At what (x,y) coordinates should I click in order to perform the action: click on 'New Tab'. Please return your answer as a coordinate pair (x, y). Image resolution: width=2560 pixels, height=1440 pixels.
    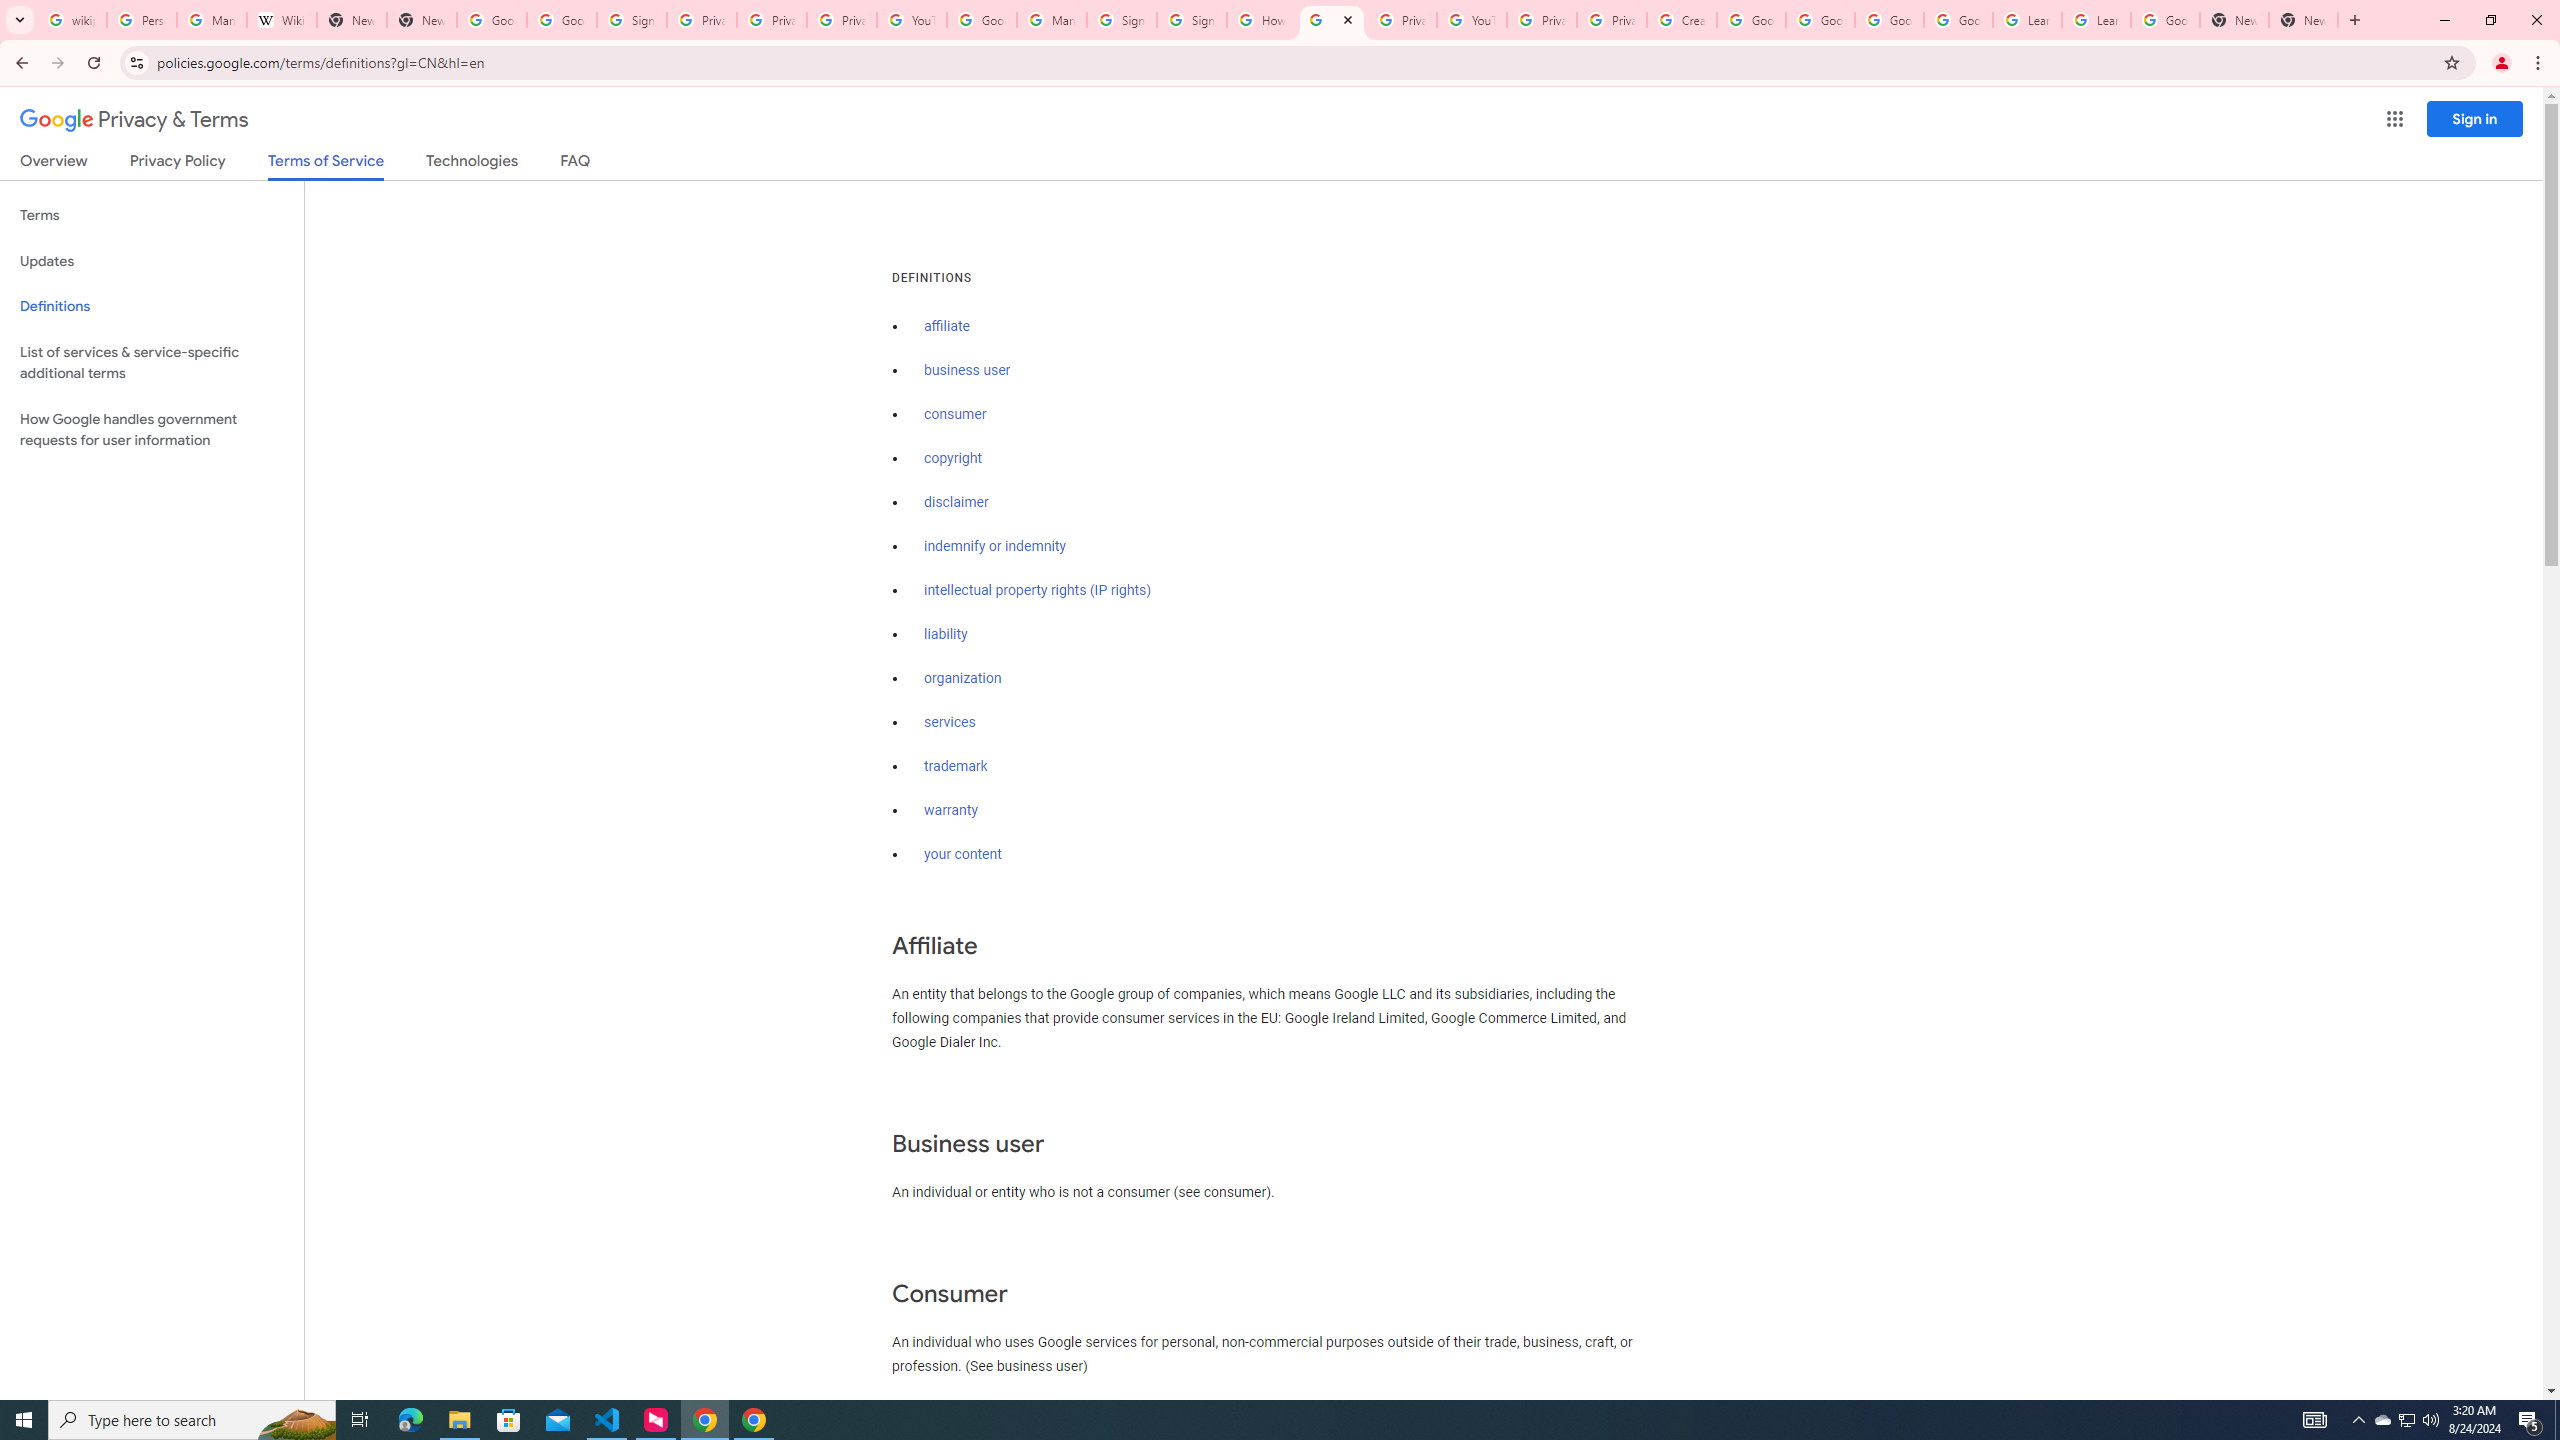
    Looking at the image, I should click on (2233, 19).